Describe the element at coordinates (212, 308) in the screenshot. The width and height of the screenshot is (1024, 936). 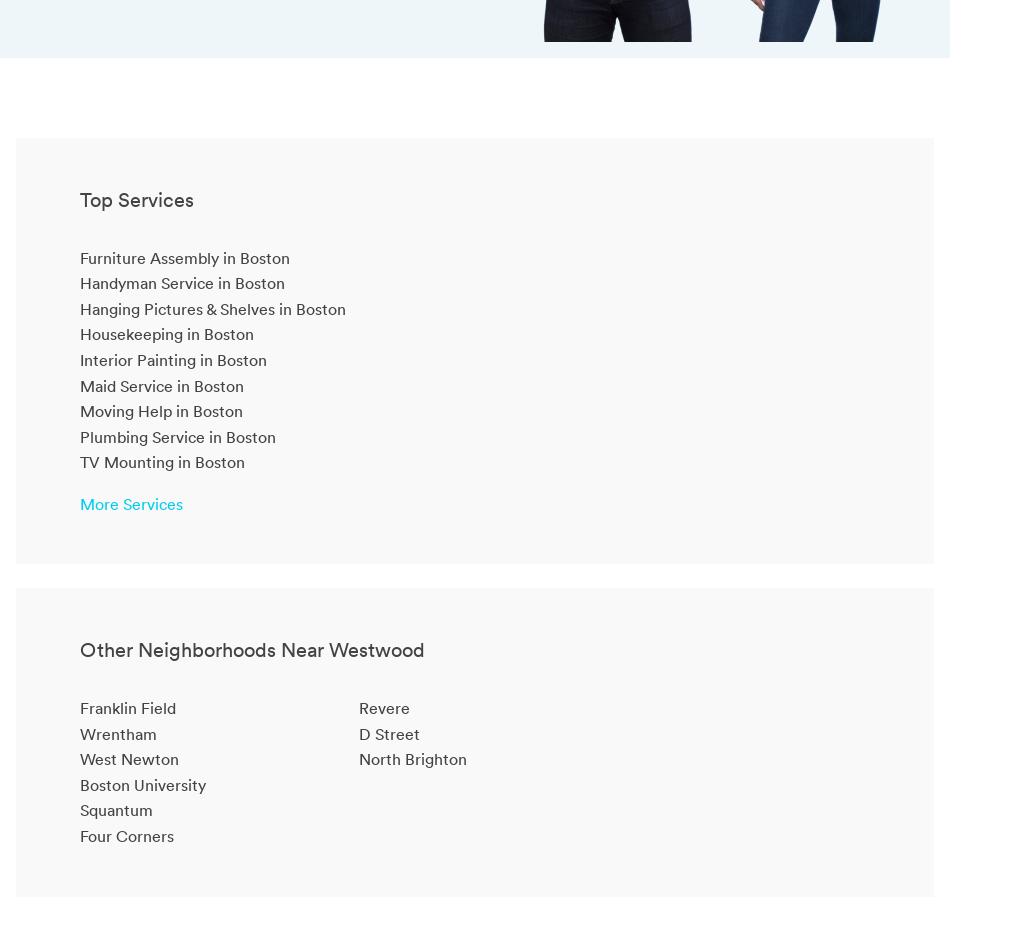
I see `'Hanging Pictures & Shelves in Boston'` at that location.